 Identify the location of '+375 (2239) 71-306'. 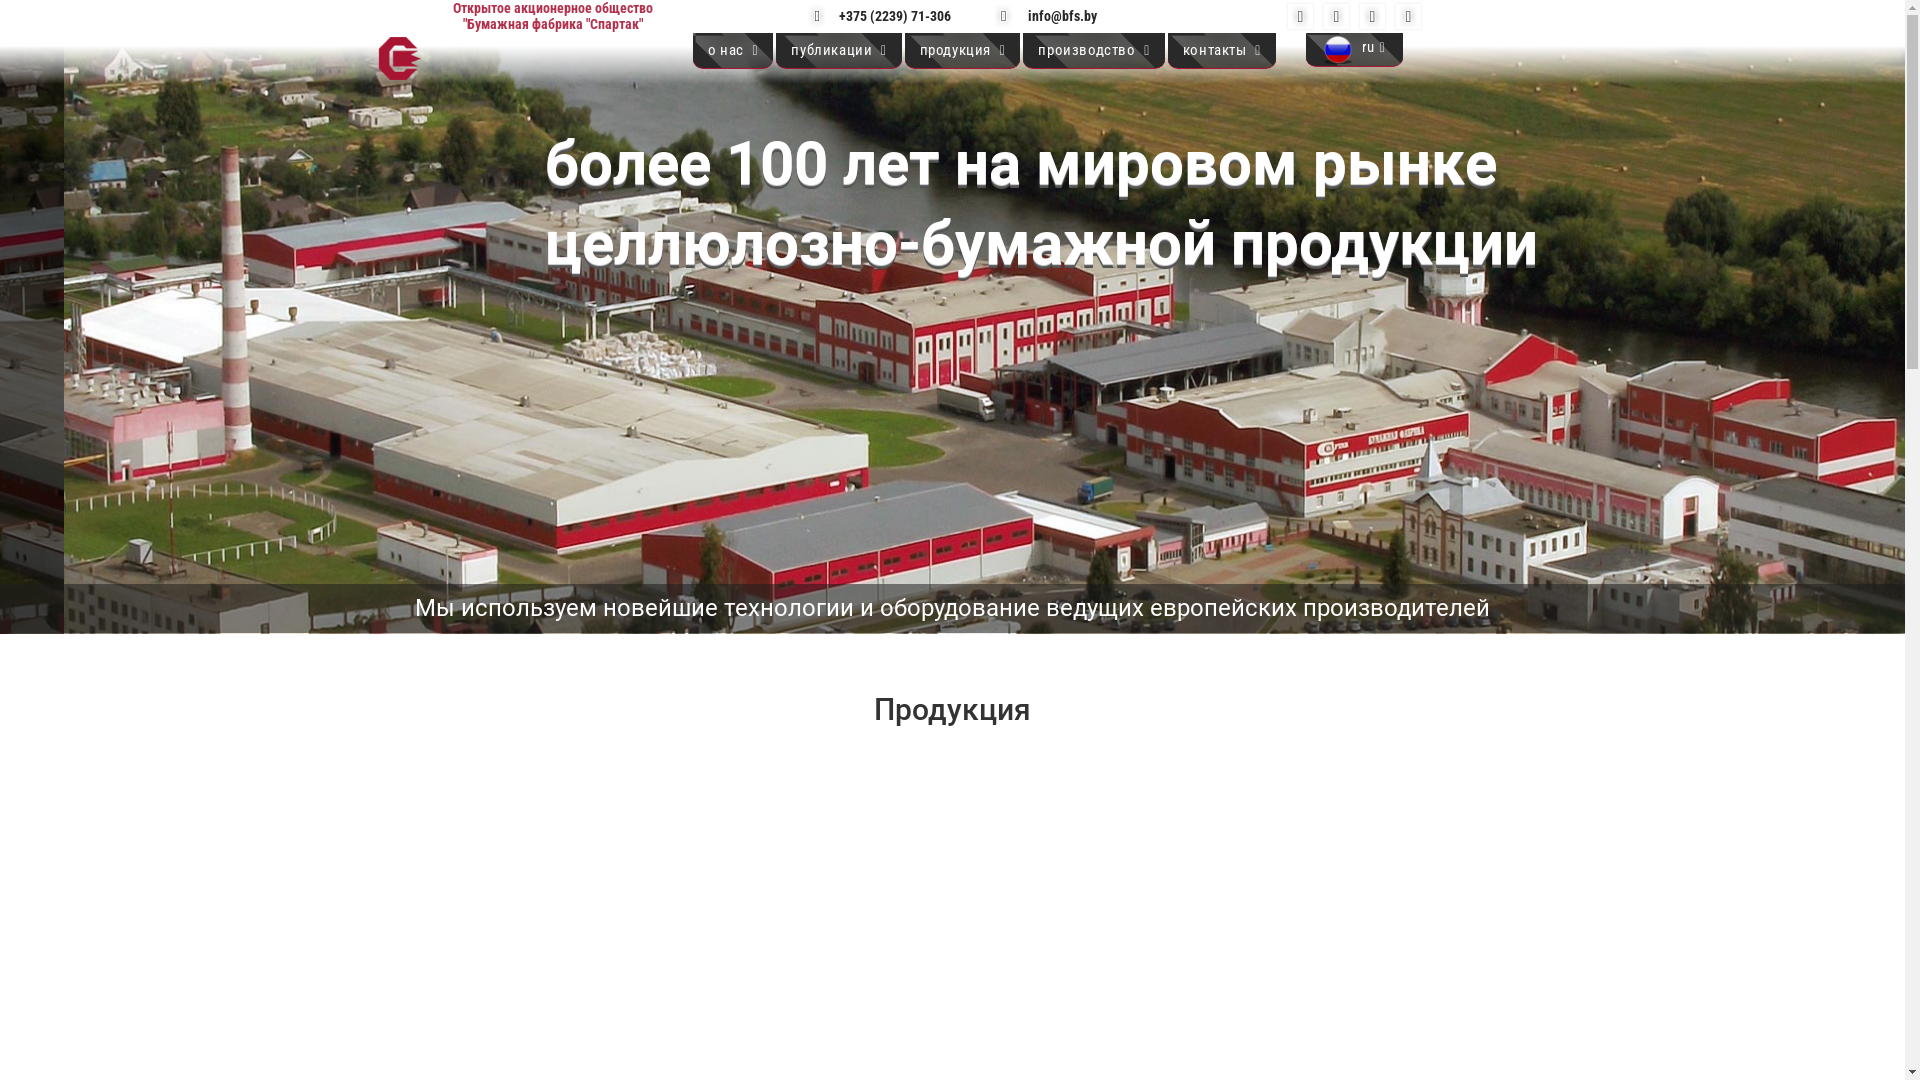
(887, 15).